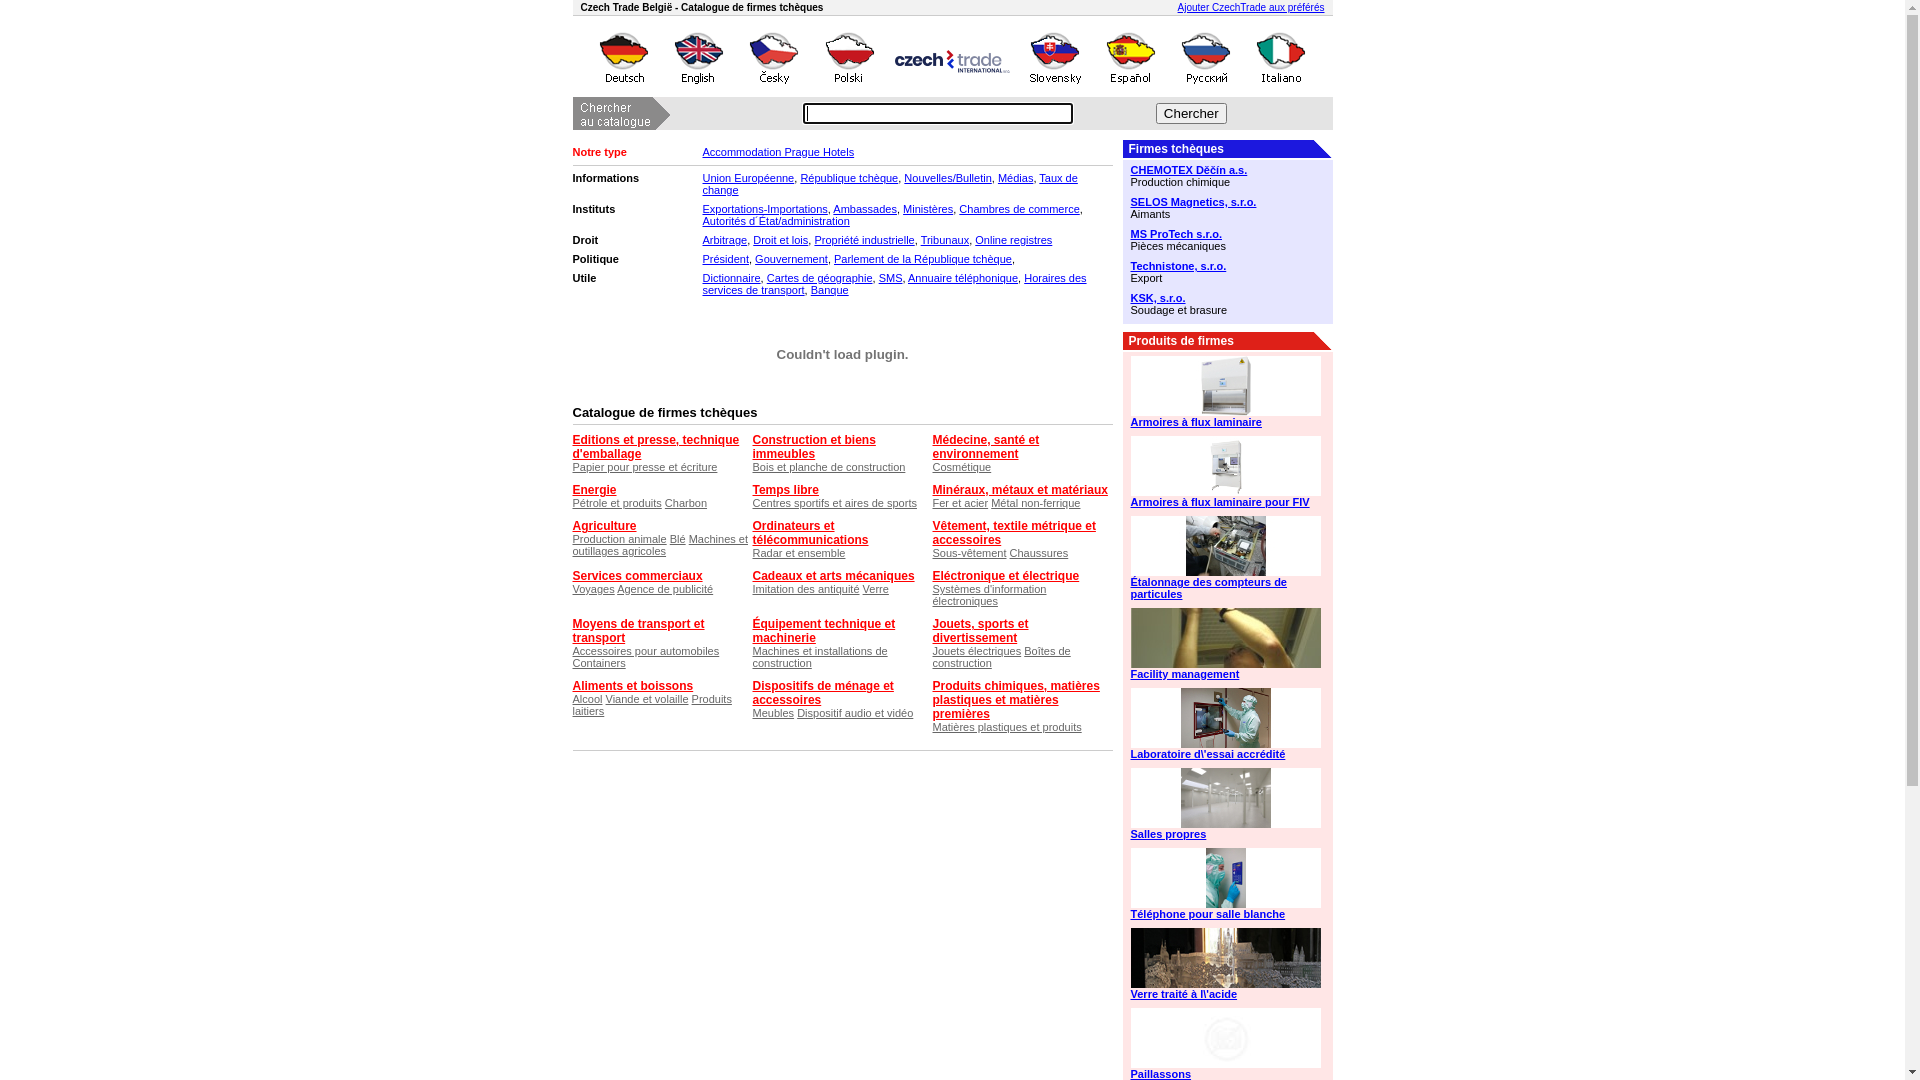 The image size is (1920, 1080). Describe the element at coordinates (597, 663) in the screenshot. I see `'Containers'` at that location.